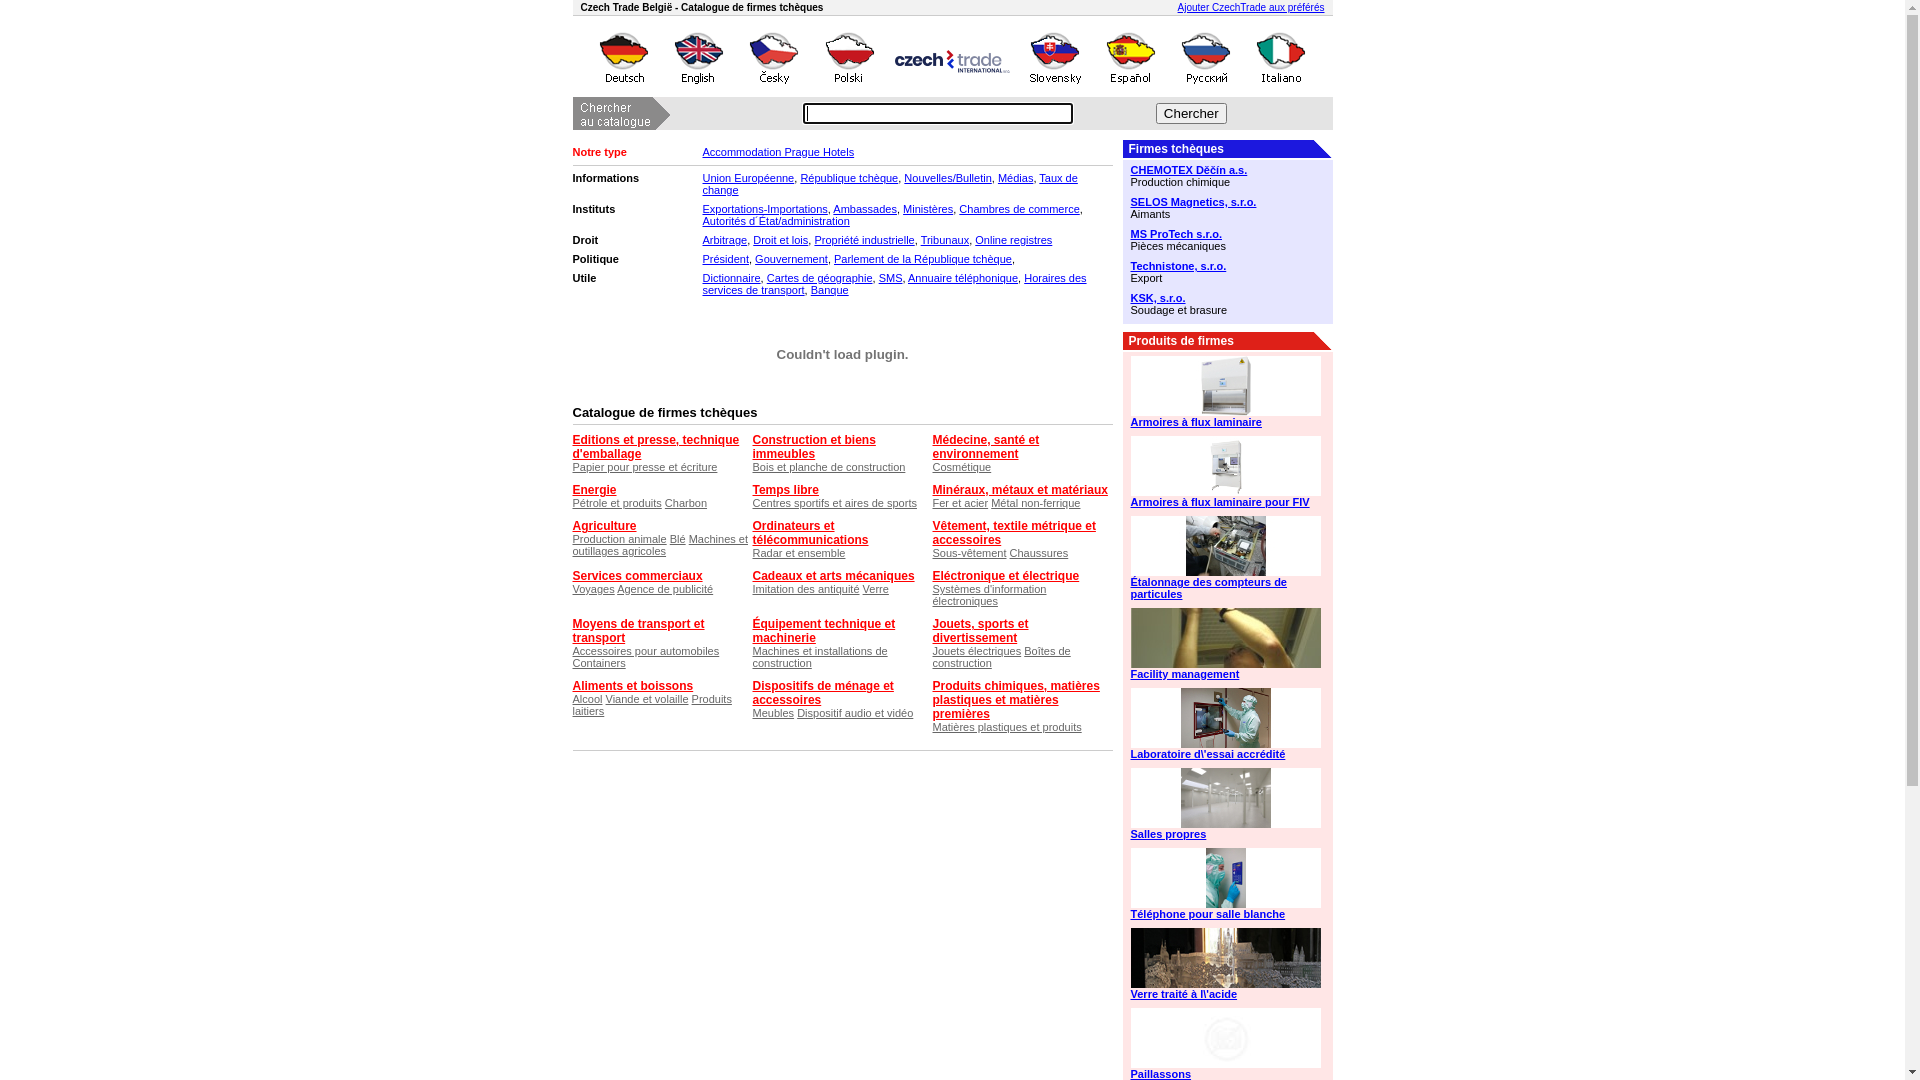 The image size is (1920, 1080). Describe the element at coordinates (597, 663) in the screenshot. I see `'Containers'` at that location.